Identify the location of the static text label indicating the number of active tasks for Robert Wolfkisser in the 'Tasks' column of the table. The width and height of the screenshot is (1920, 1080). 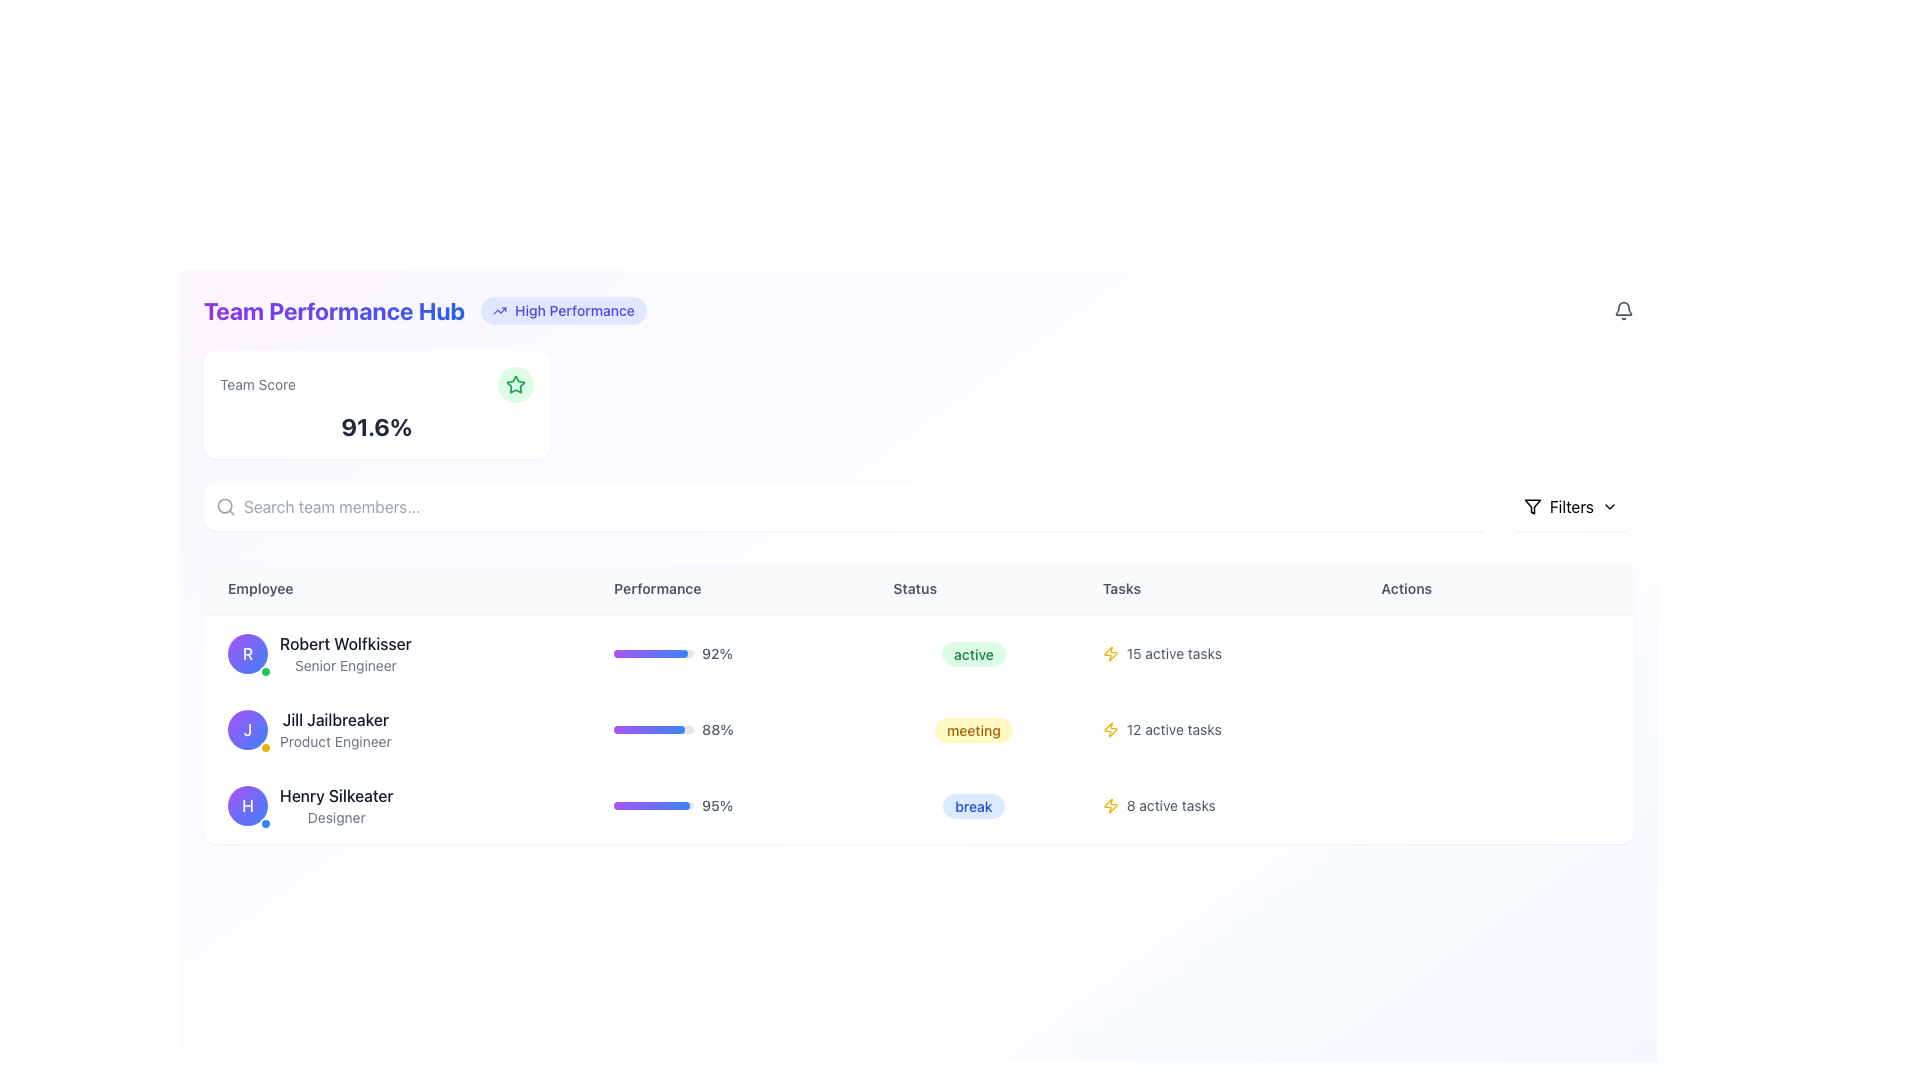
(1174, 654).